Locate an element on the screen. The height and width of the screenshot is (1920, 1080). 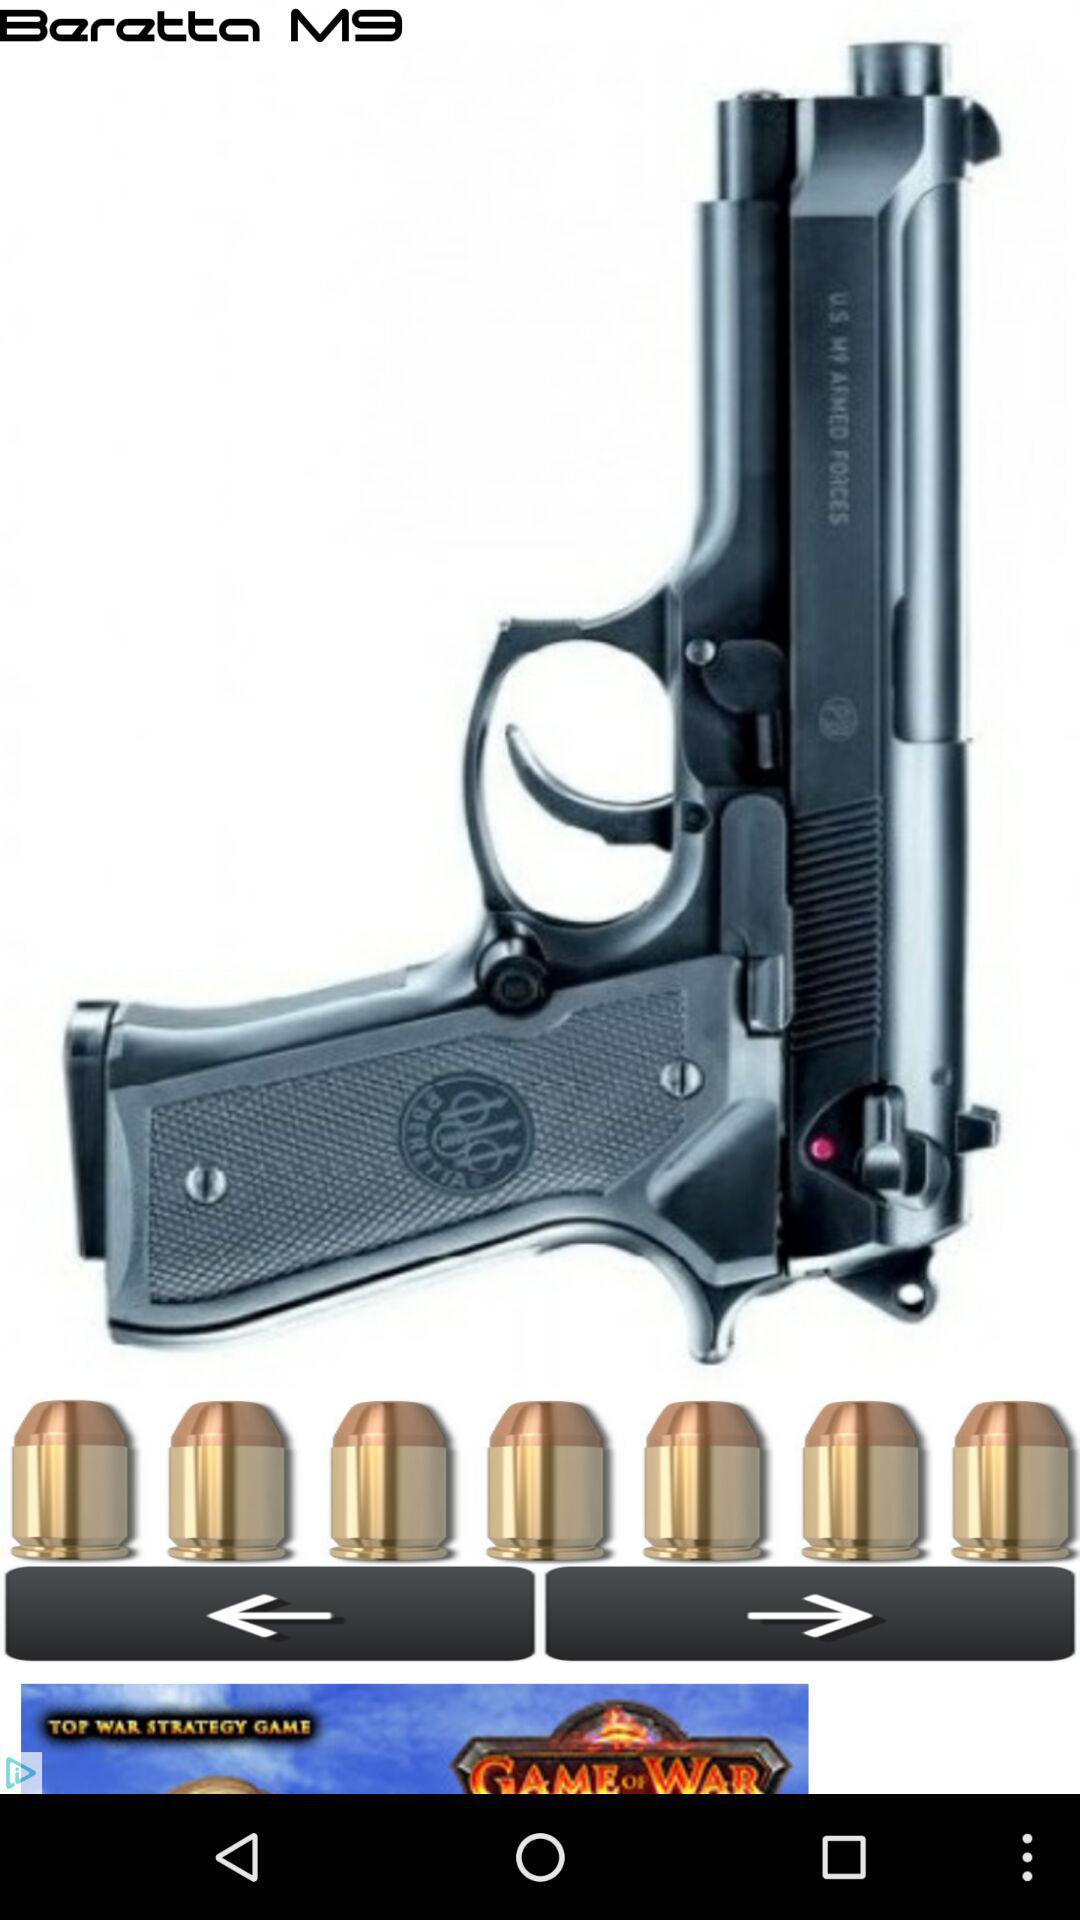
move option is located at coordinates (419, 1727).